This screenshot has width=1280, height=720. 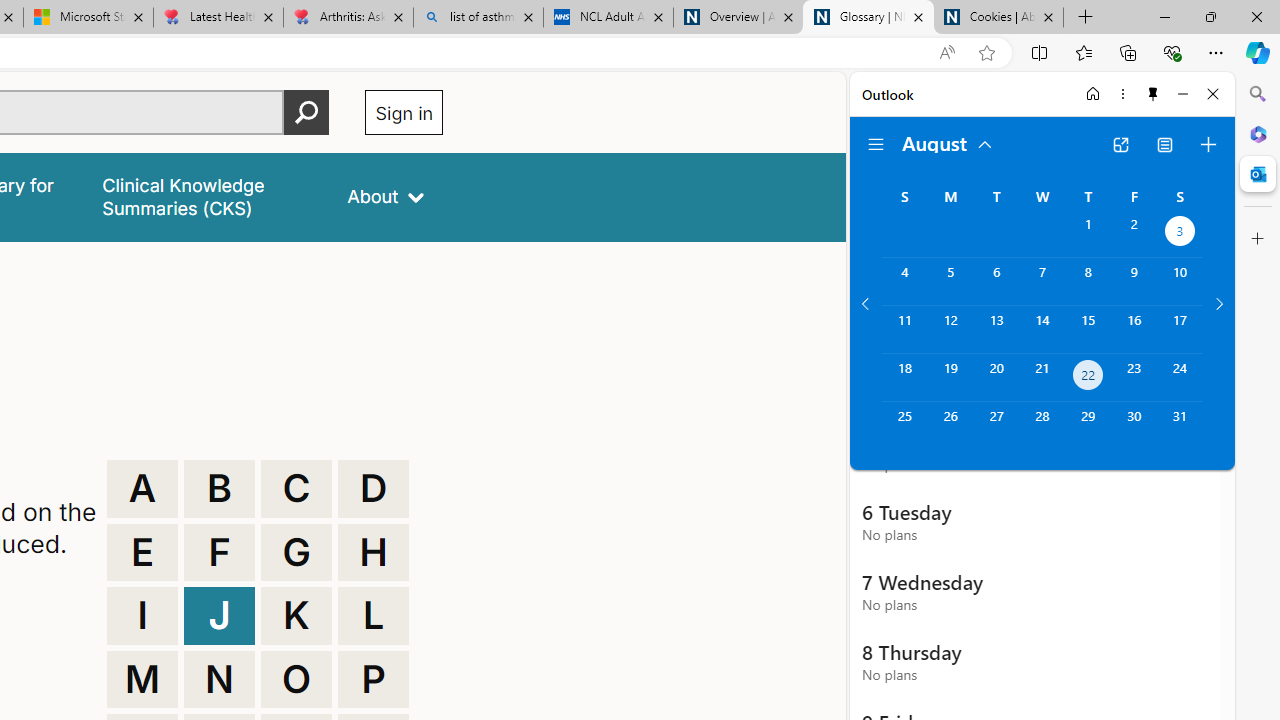 What do you see at coordinates (903, 281) in the screenshot?
I see `'Sunday, August 4, 2024. '` at bounding box center [903, 281].